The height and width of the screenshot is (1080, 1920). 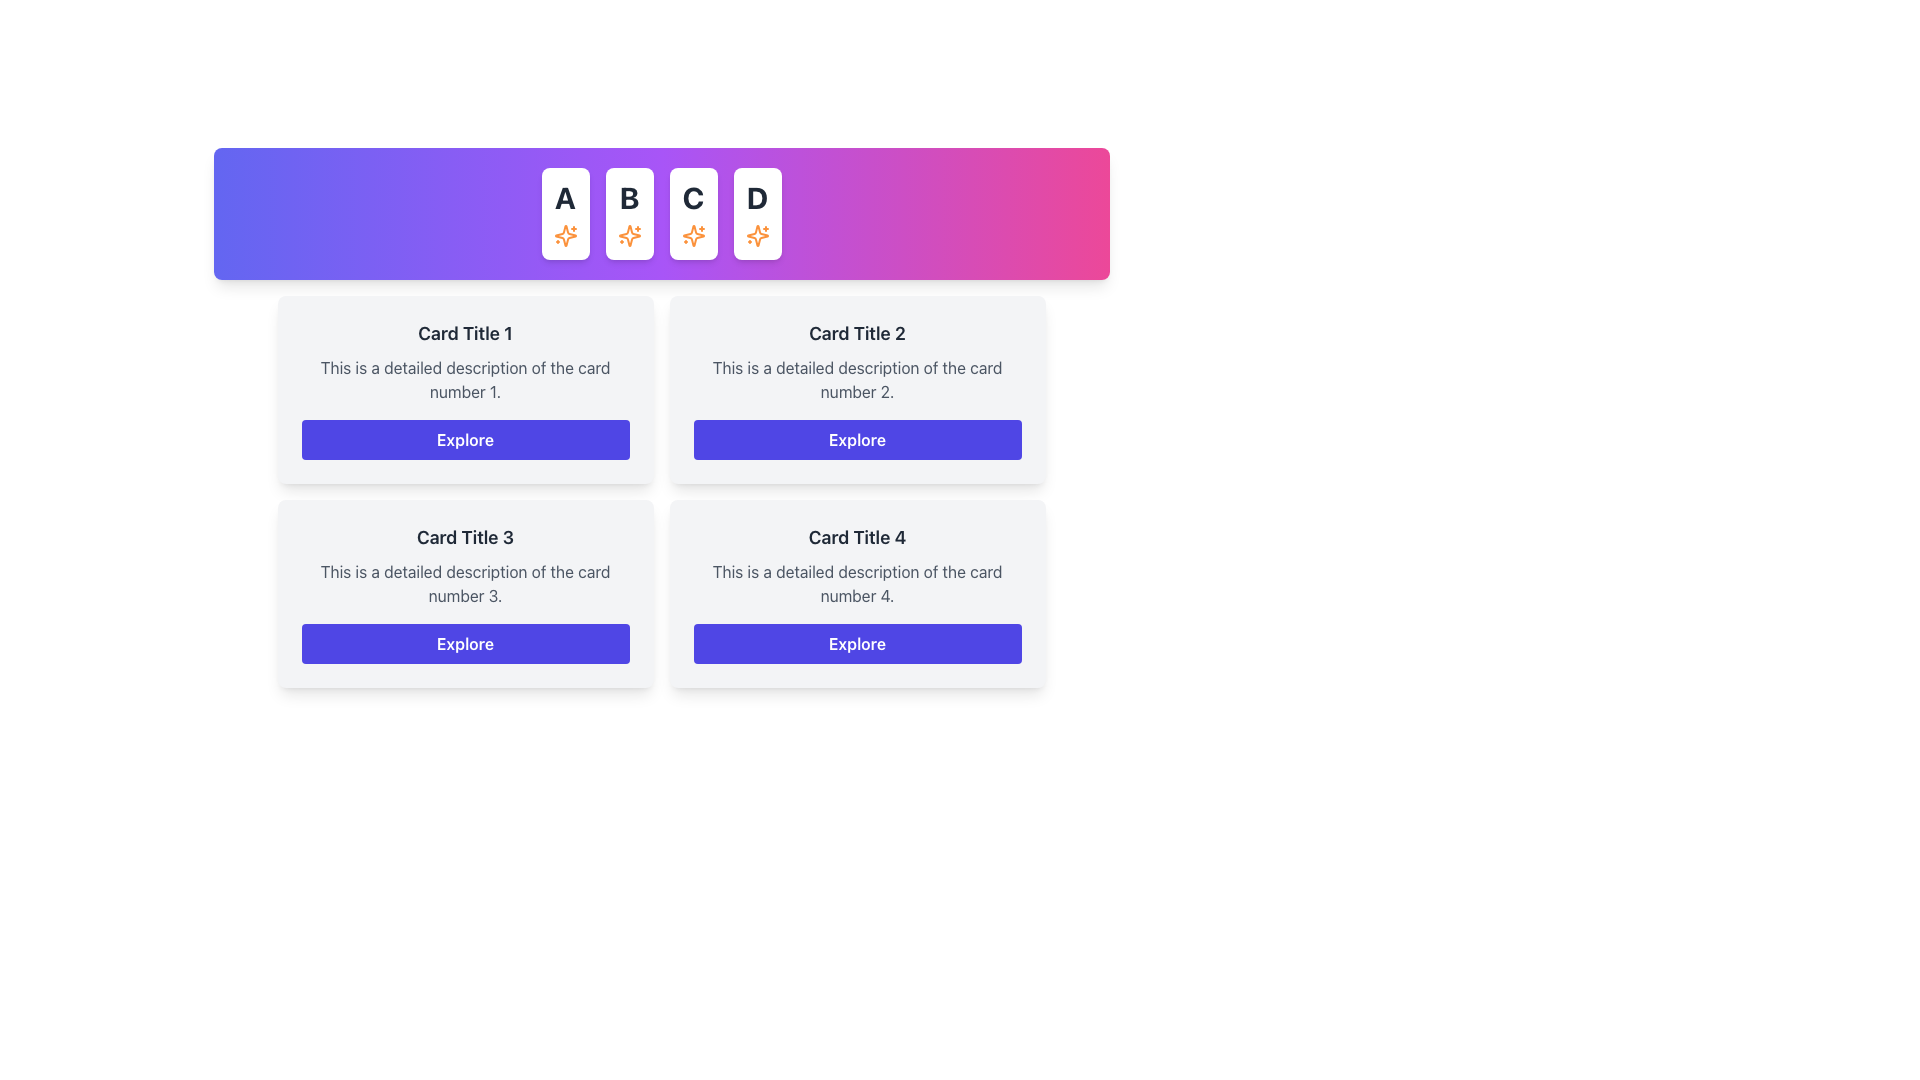 I want to click on the character 'A' label within the first card of the horizontal card lineup, so click(x=564, y=197).